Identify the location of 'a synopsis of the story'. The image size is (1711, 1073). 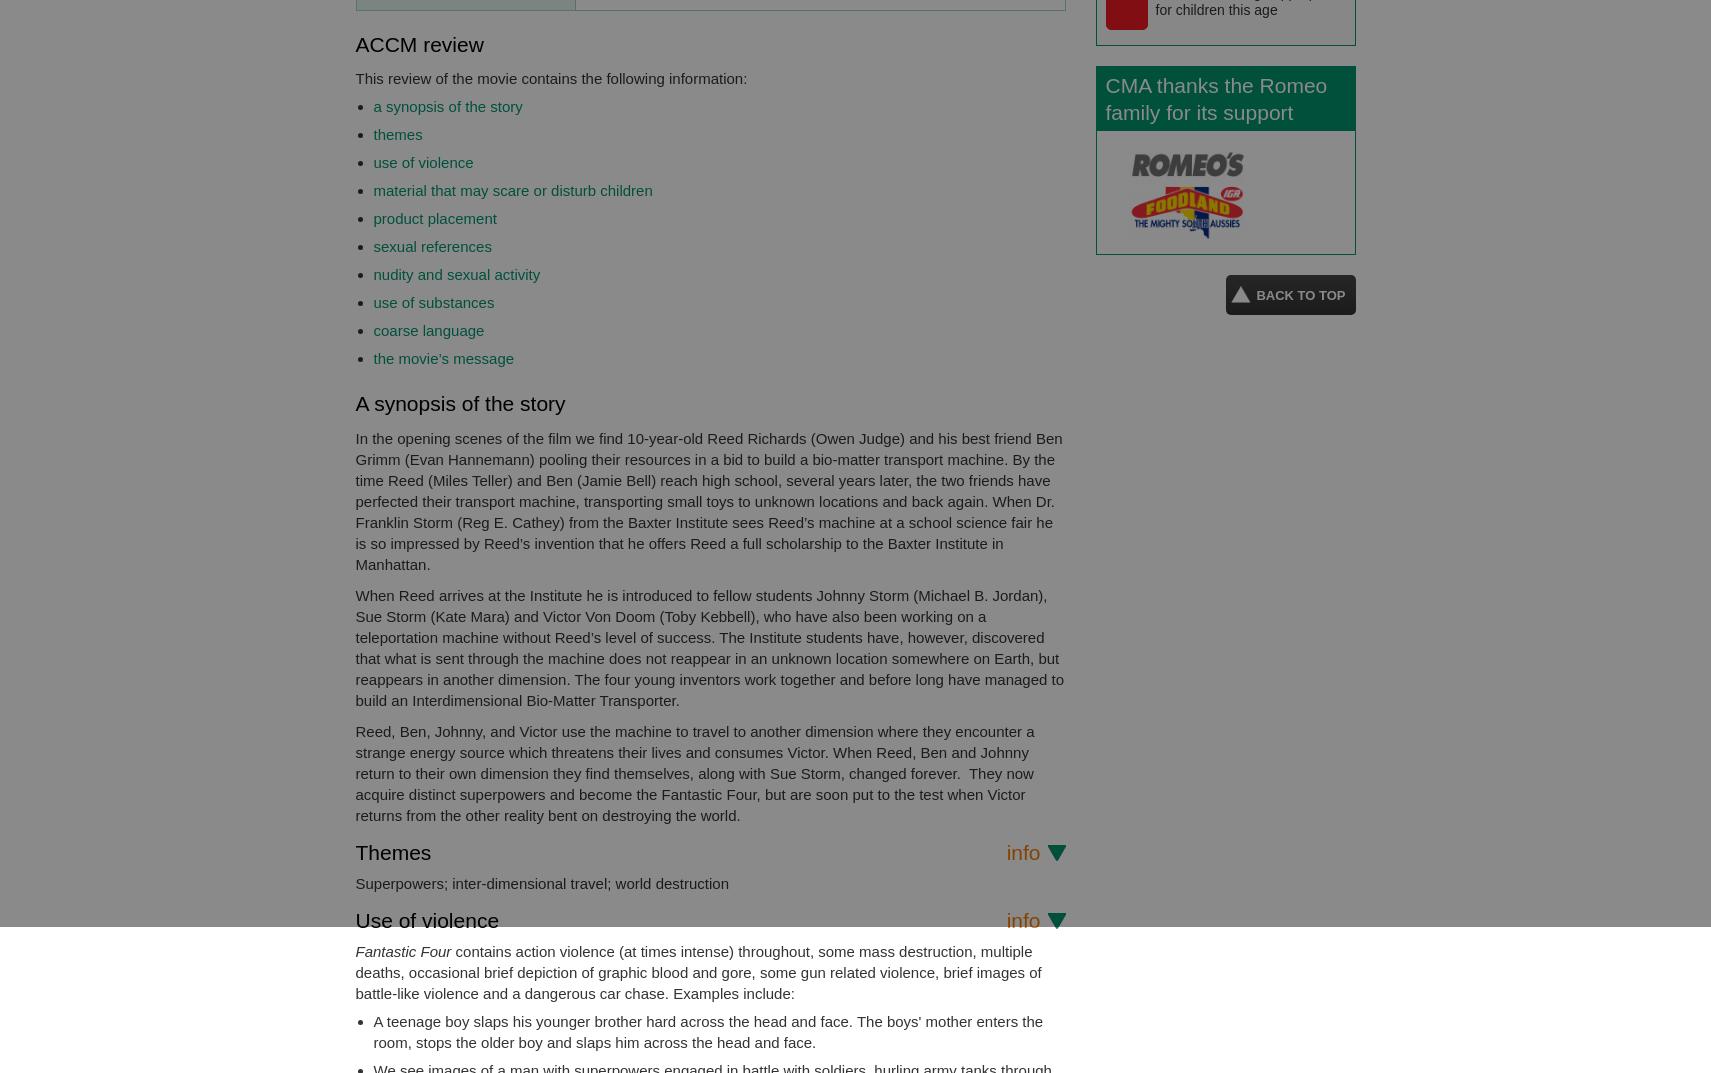
(447, 106).